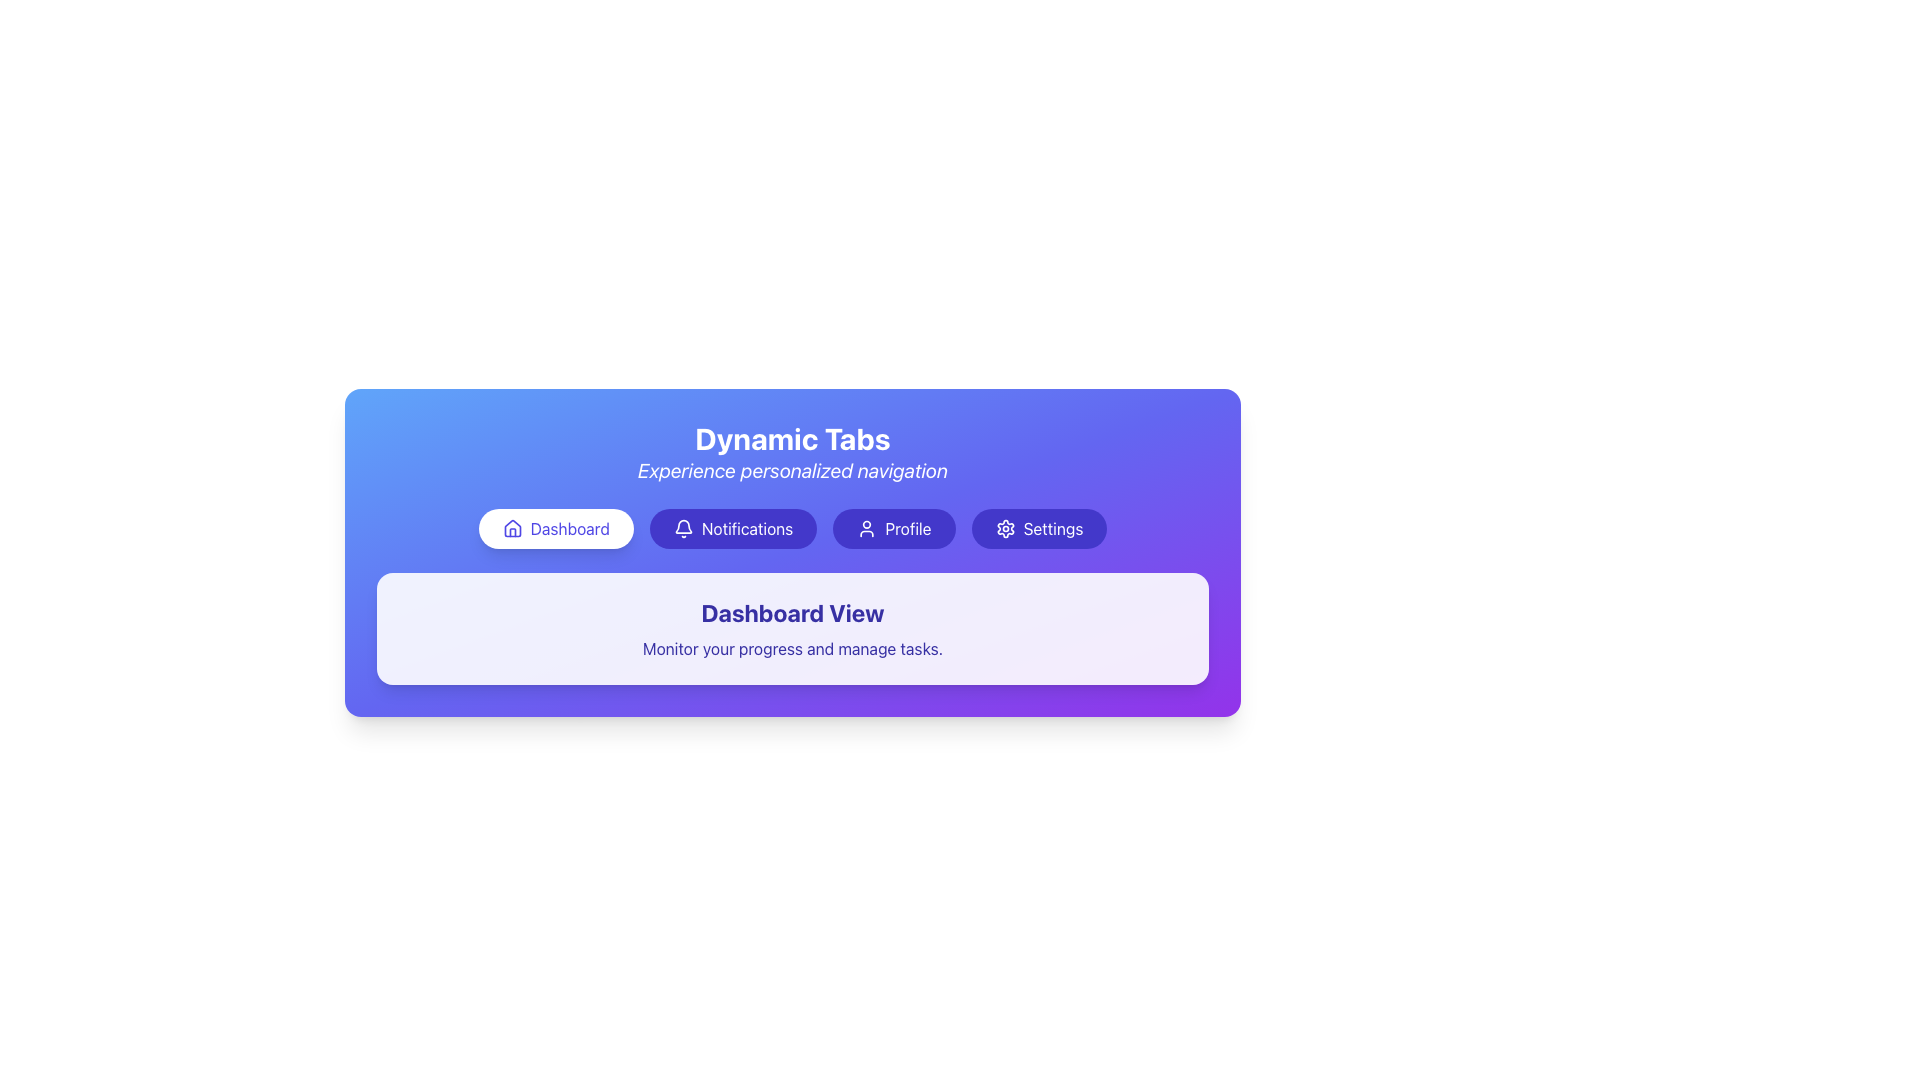  I want to click on the house icon, which is part of the 'Dashboard' navigation button, located within a rounded square button with a colorful gradient, so click(512, 527).